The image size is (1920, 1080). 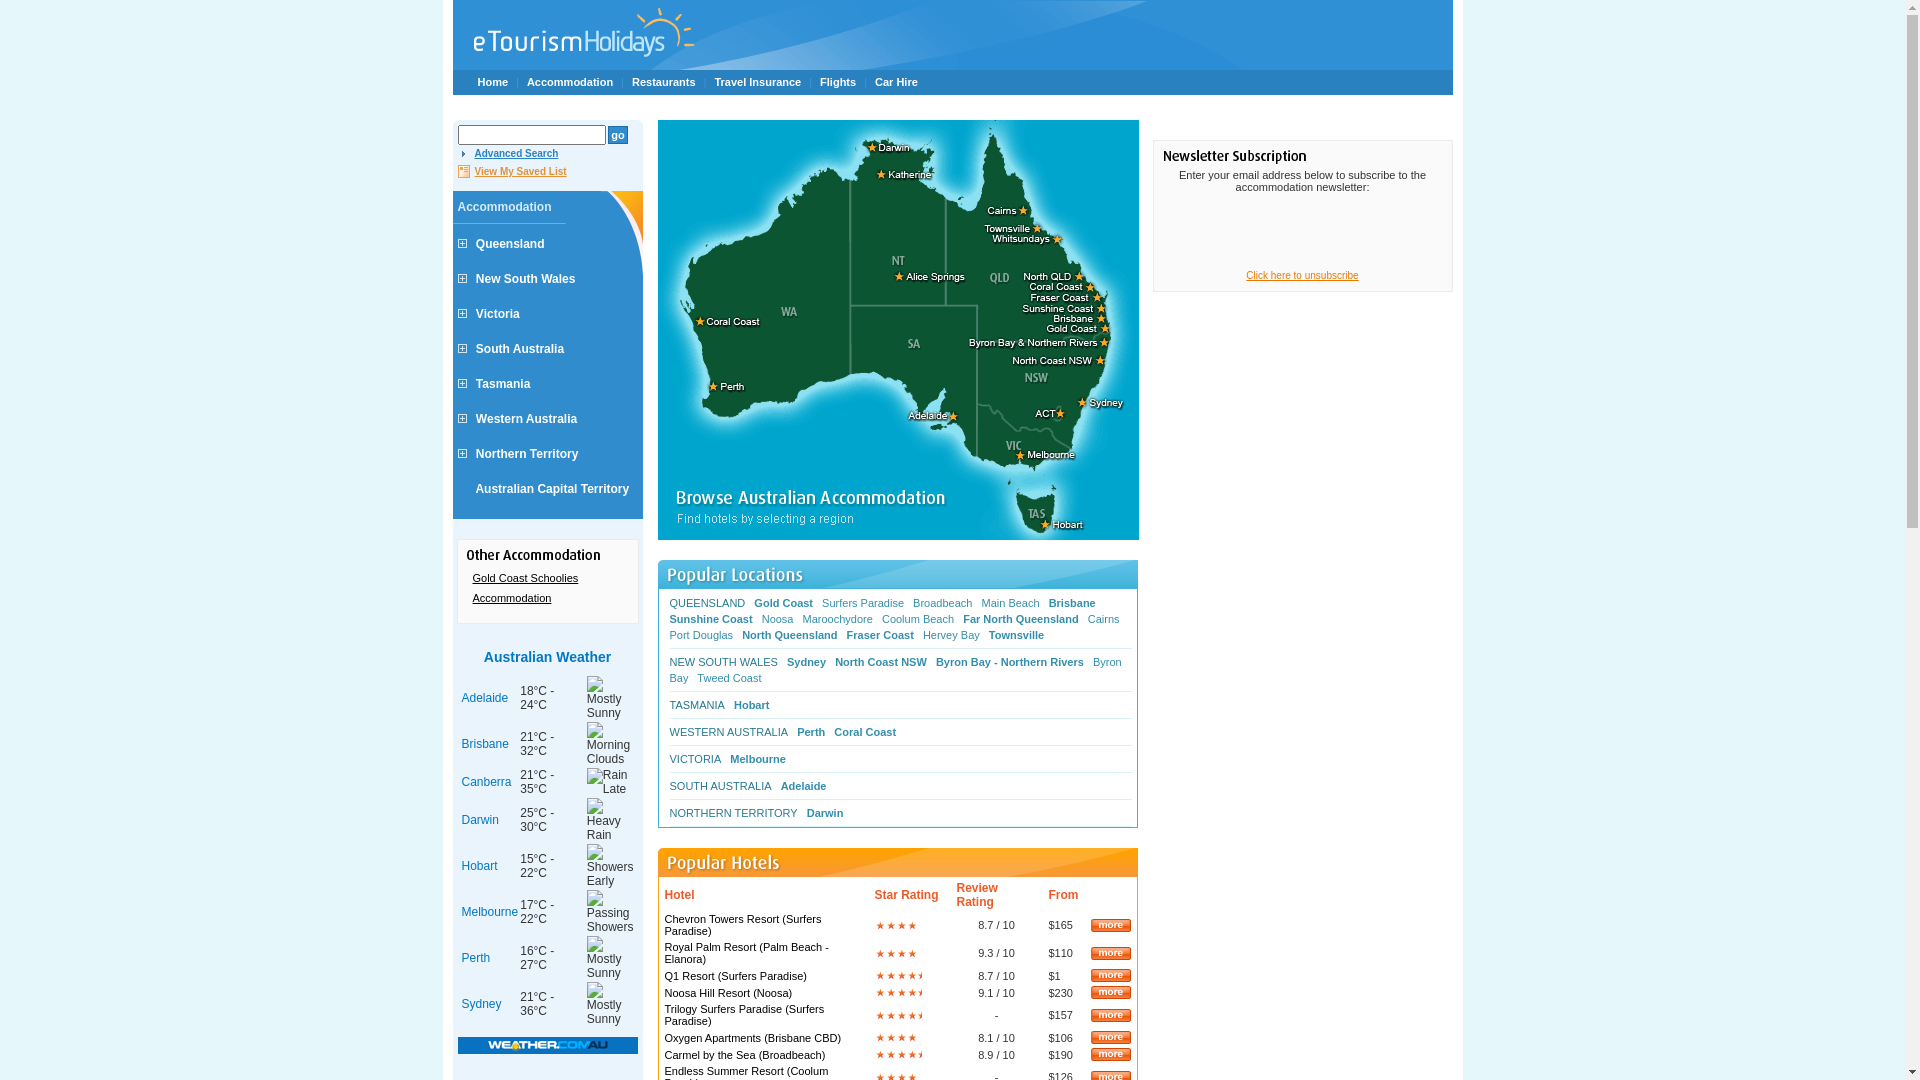 I want to click on 'Coolum Beach', so click(x=920, y=617).